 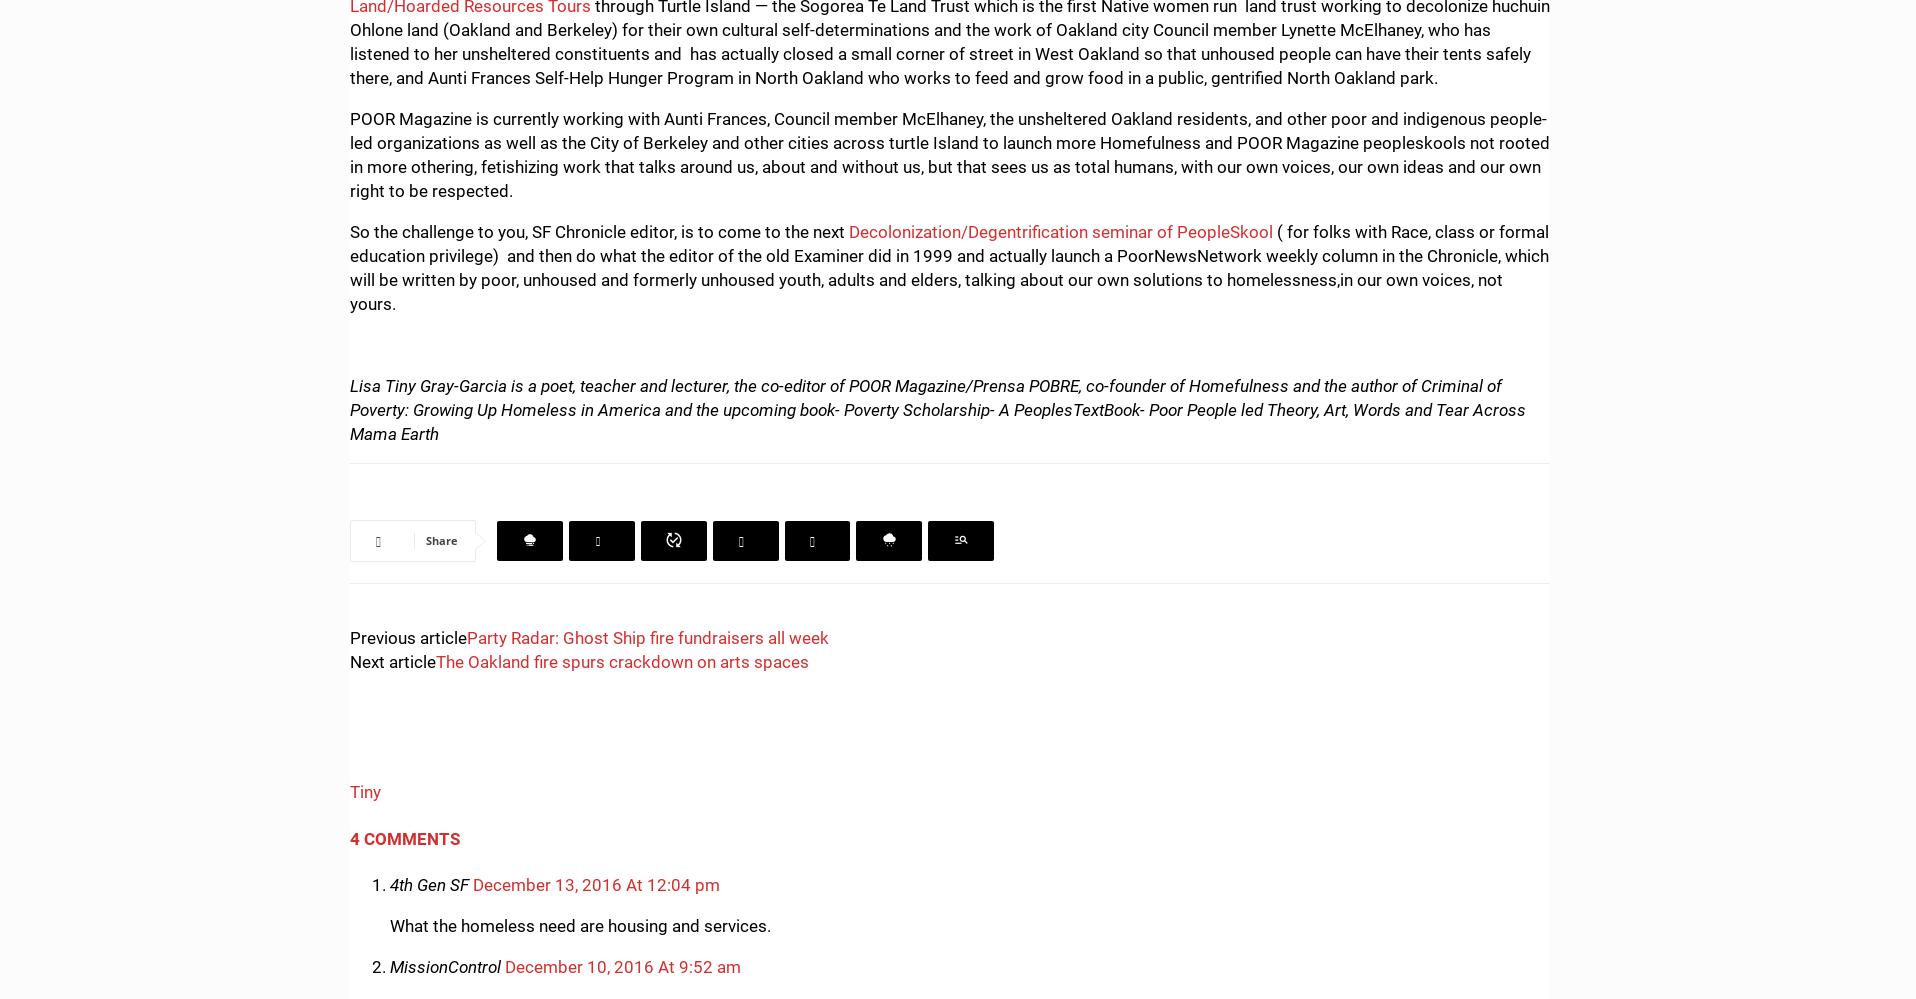 What do you see at coordinates (599, 230) in the screenshot?
I see `'So the challenge to you, SF Chronicle editor, is to come to the next'` at bounding box center [599, 230].